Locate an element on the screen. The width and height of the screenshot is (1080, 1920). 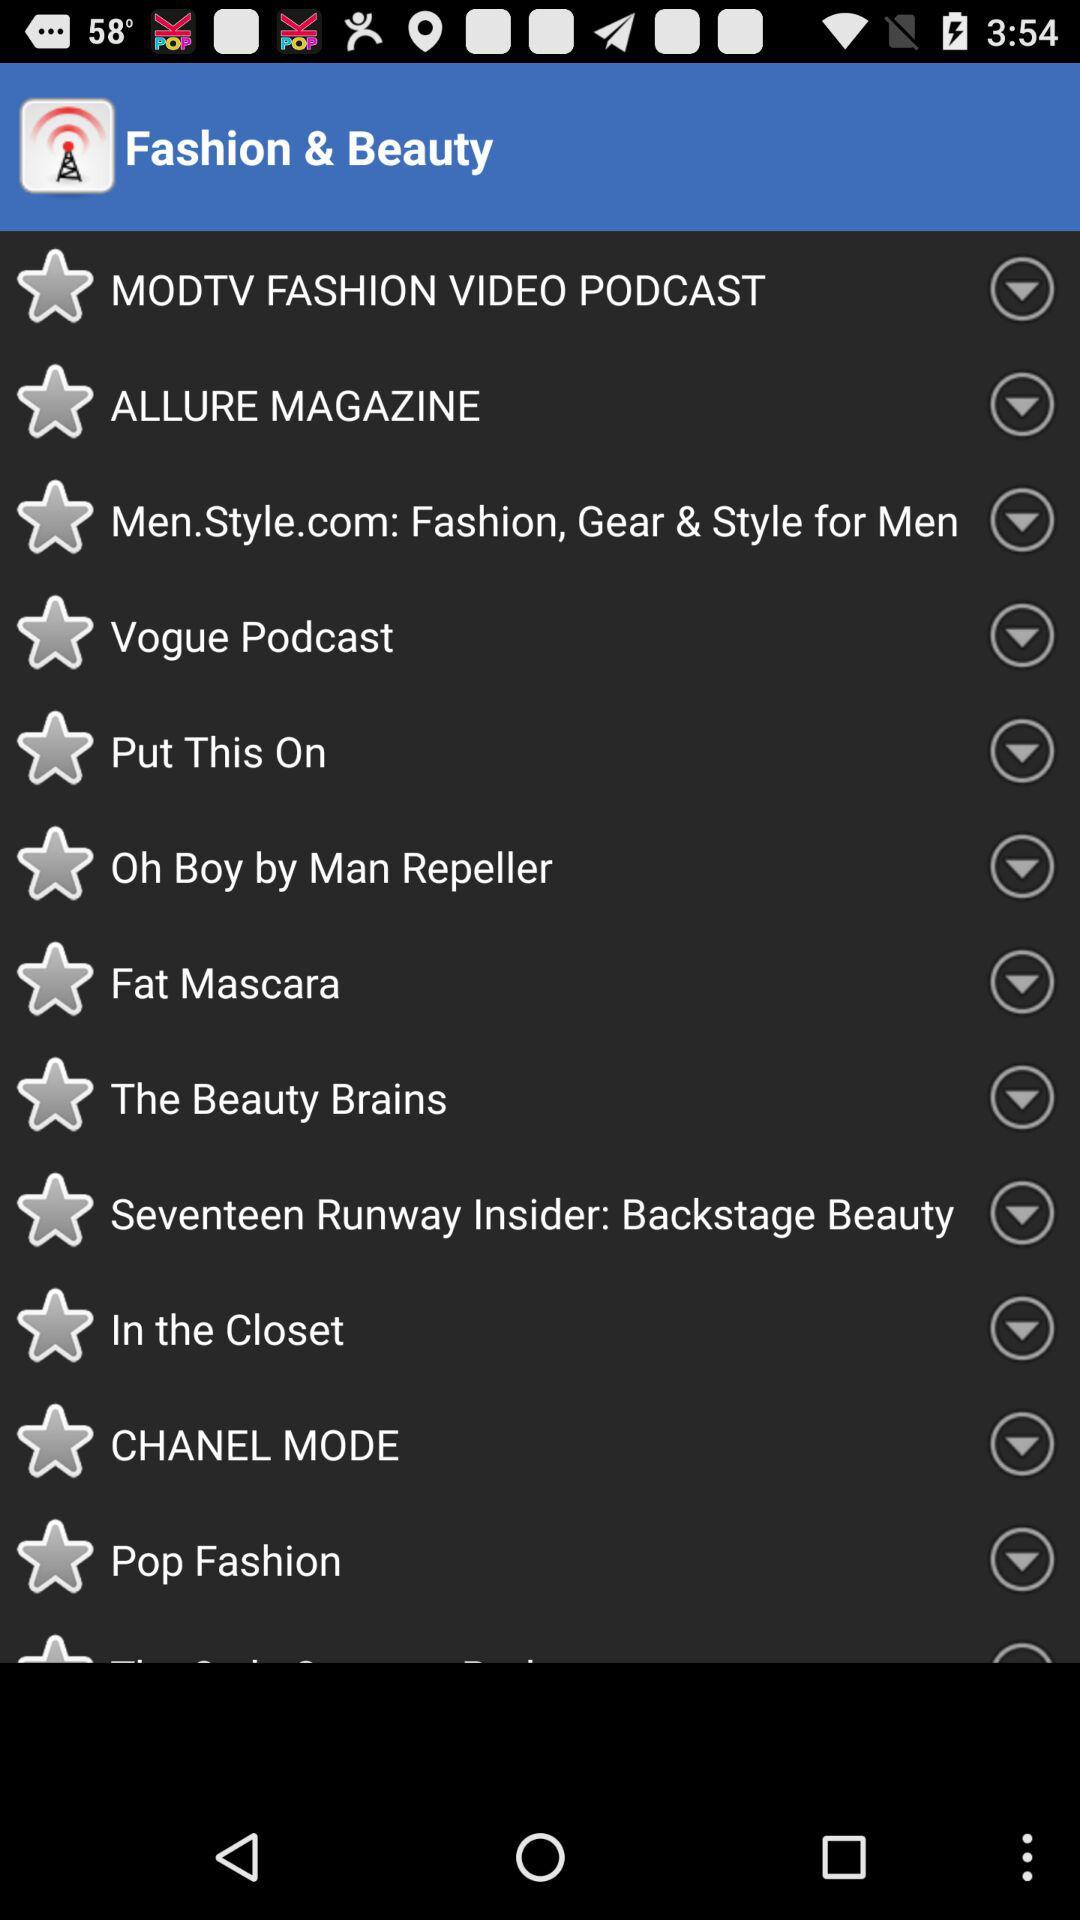
the downward play icon next to put this on is located at coordinates (1022, 749).